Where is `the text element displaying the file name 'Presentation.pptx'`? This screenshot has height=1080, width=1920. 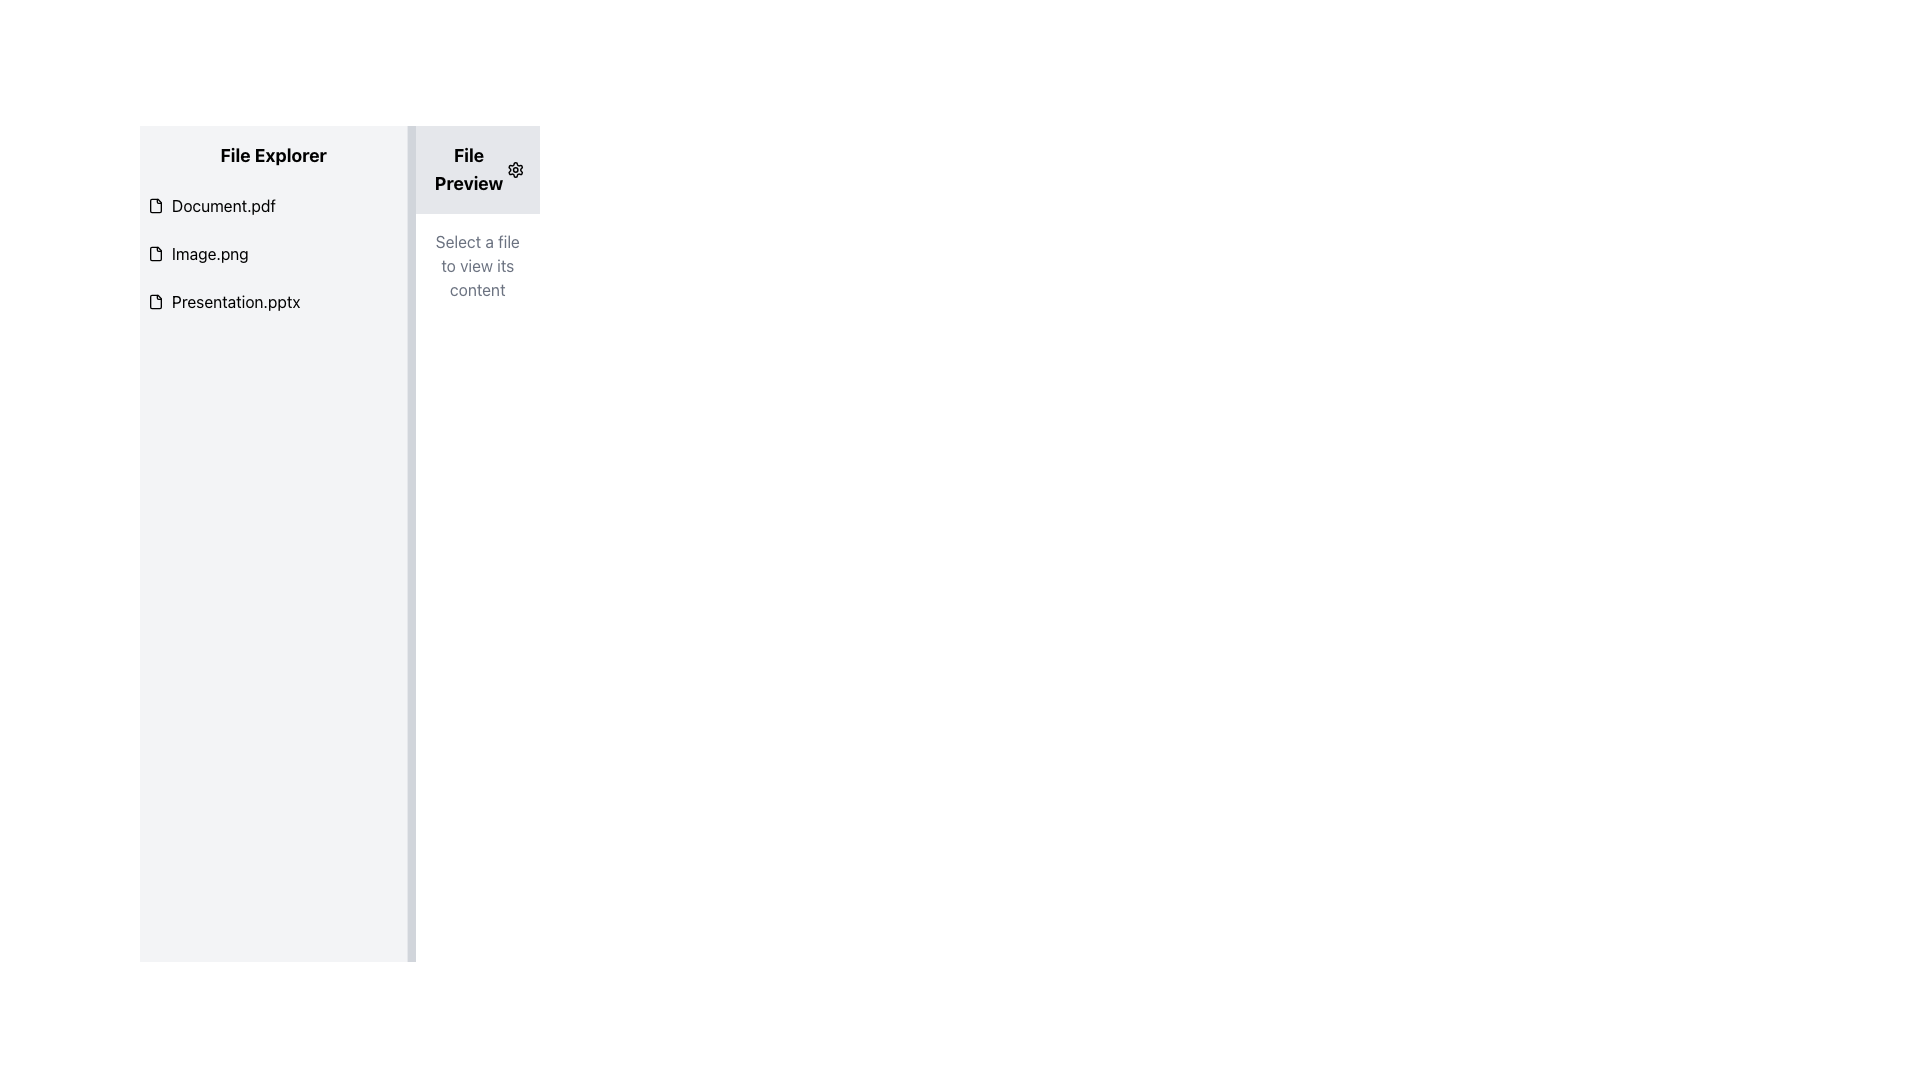 the text element displaying the file name 'Presentation.pptx' is located at coordinates (236, 301).